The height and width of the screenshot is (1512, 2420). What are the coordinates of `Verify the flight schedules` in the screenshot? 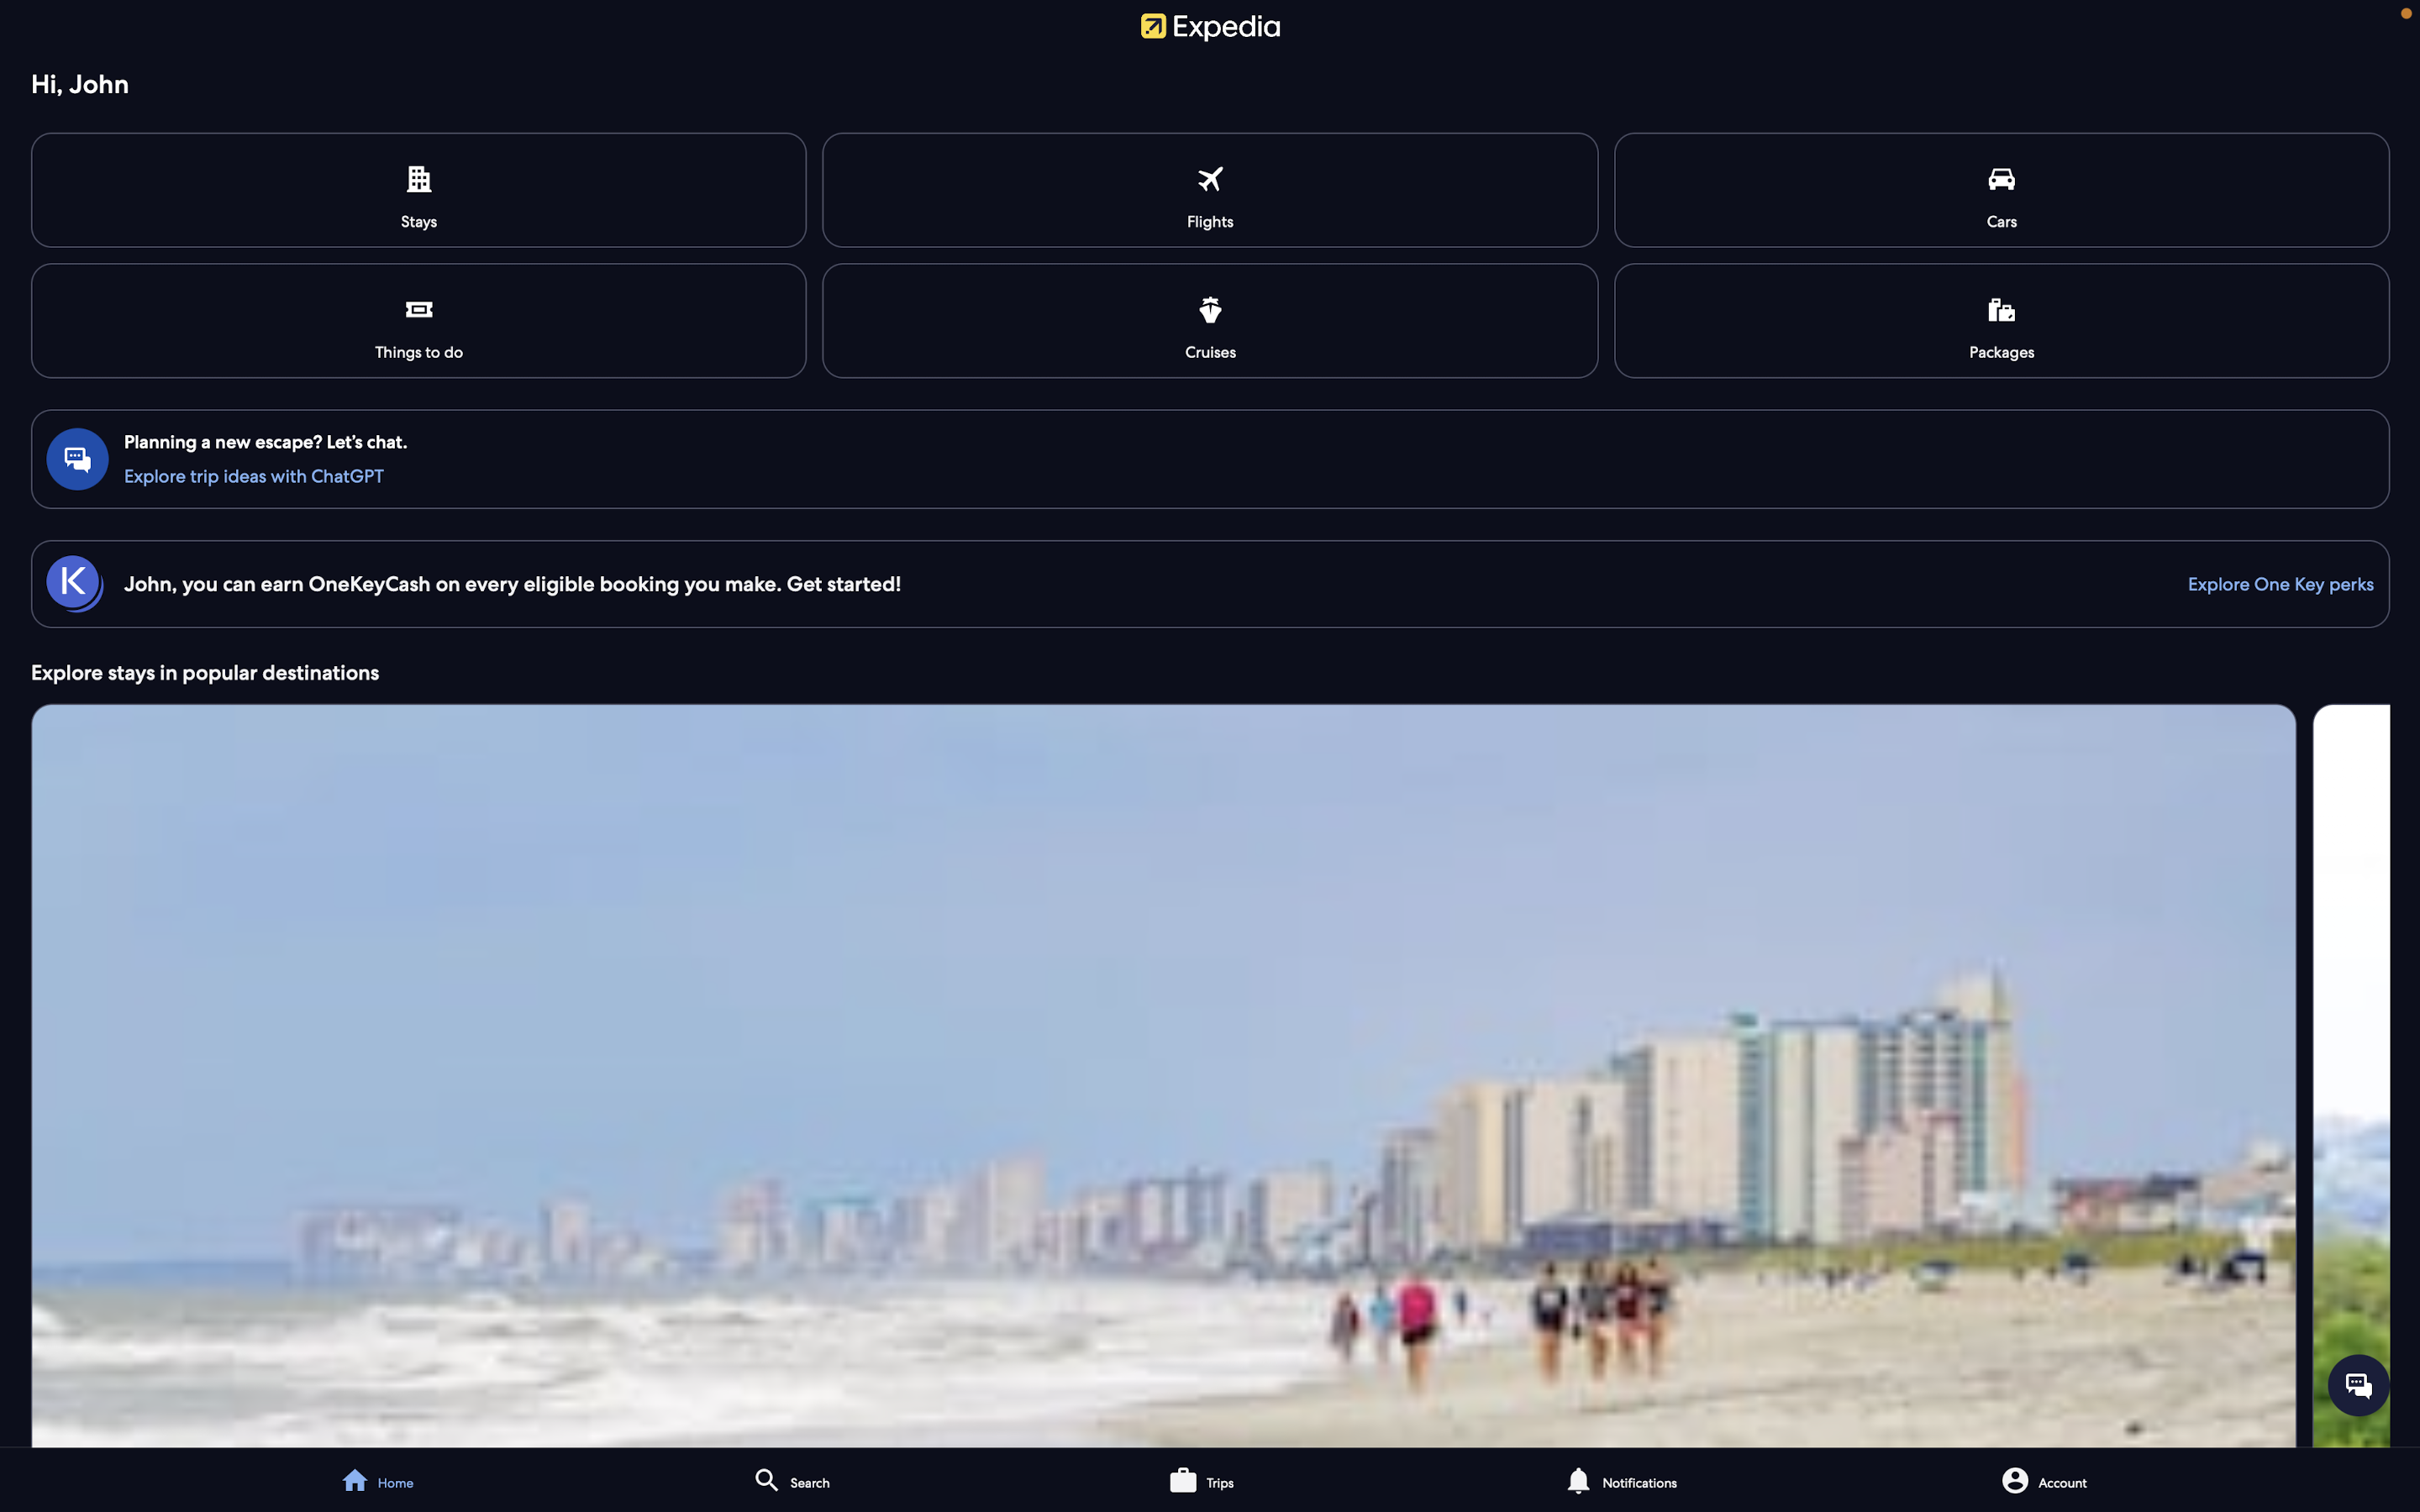 It's located at (1212, 190).